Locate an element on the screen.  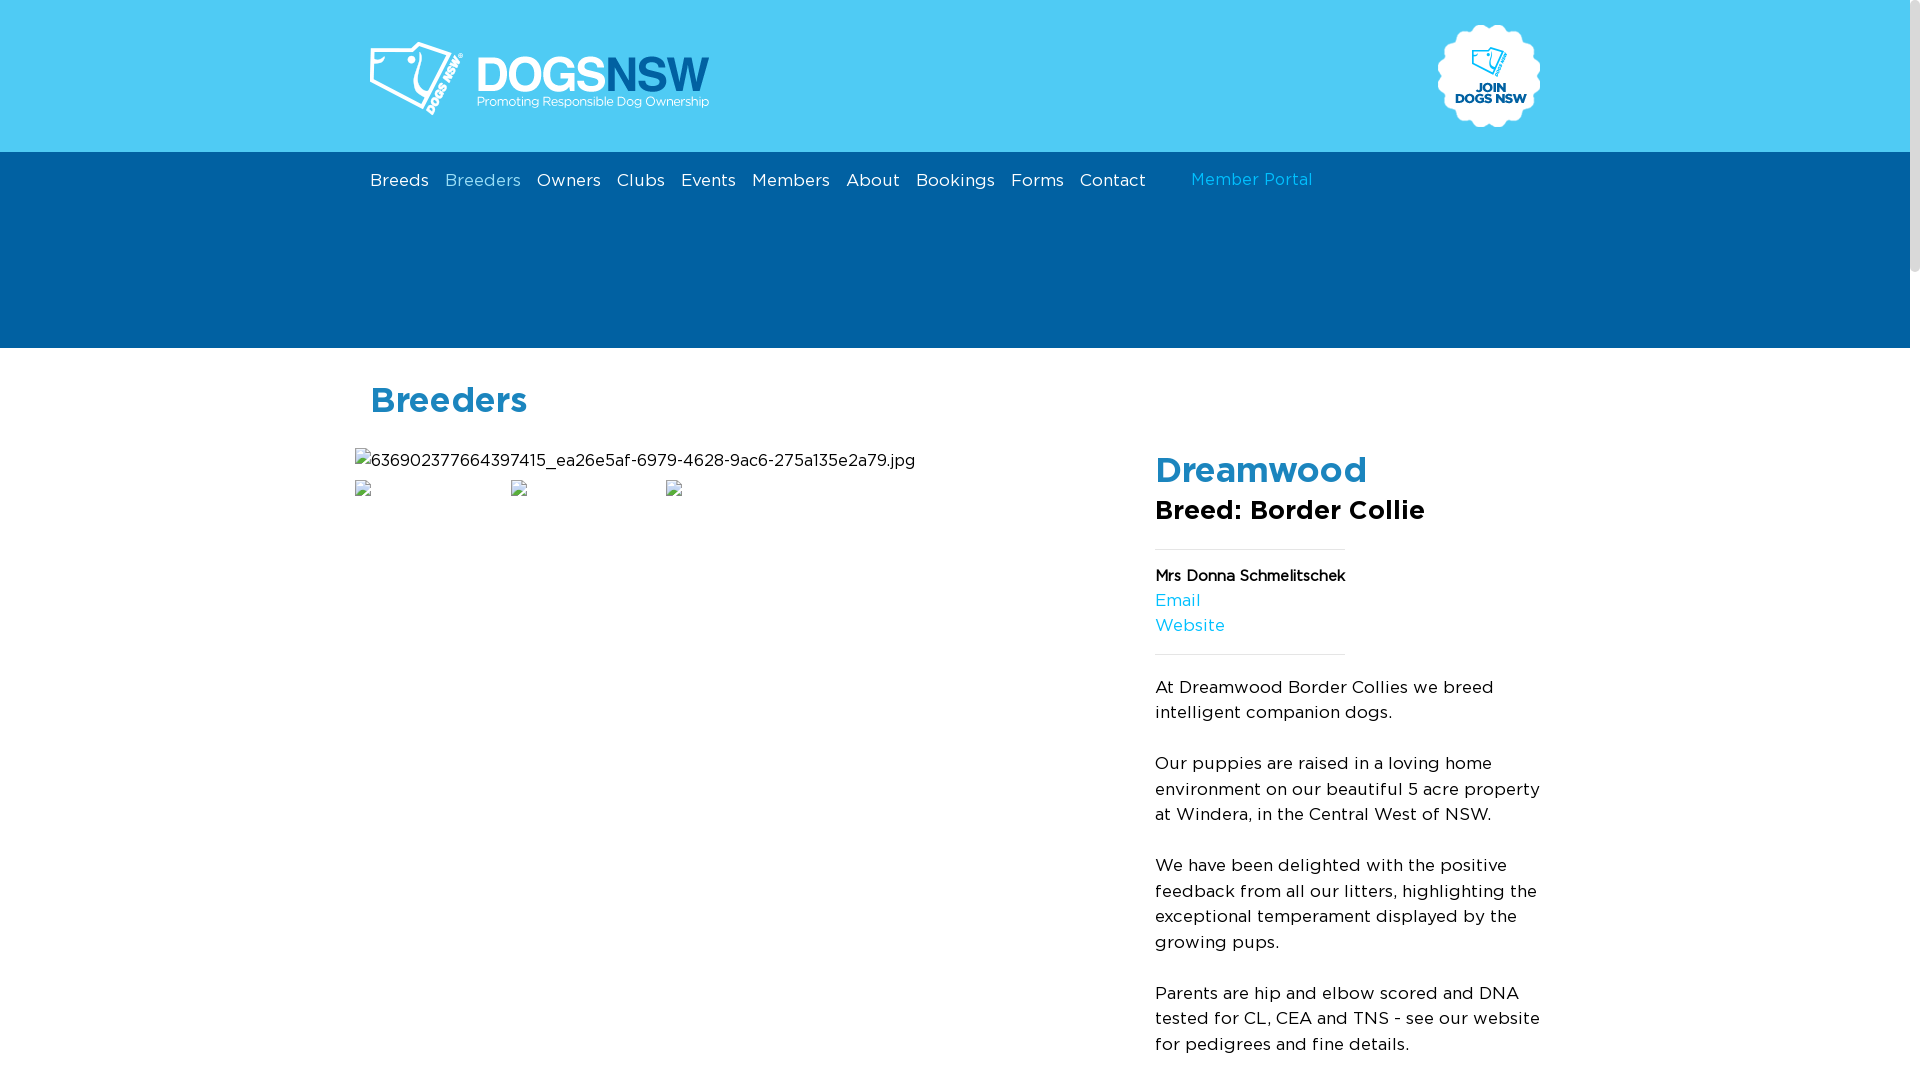
'Website' is located at coordinates (1190, 623).